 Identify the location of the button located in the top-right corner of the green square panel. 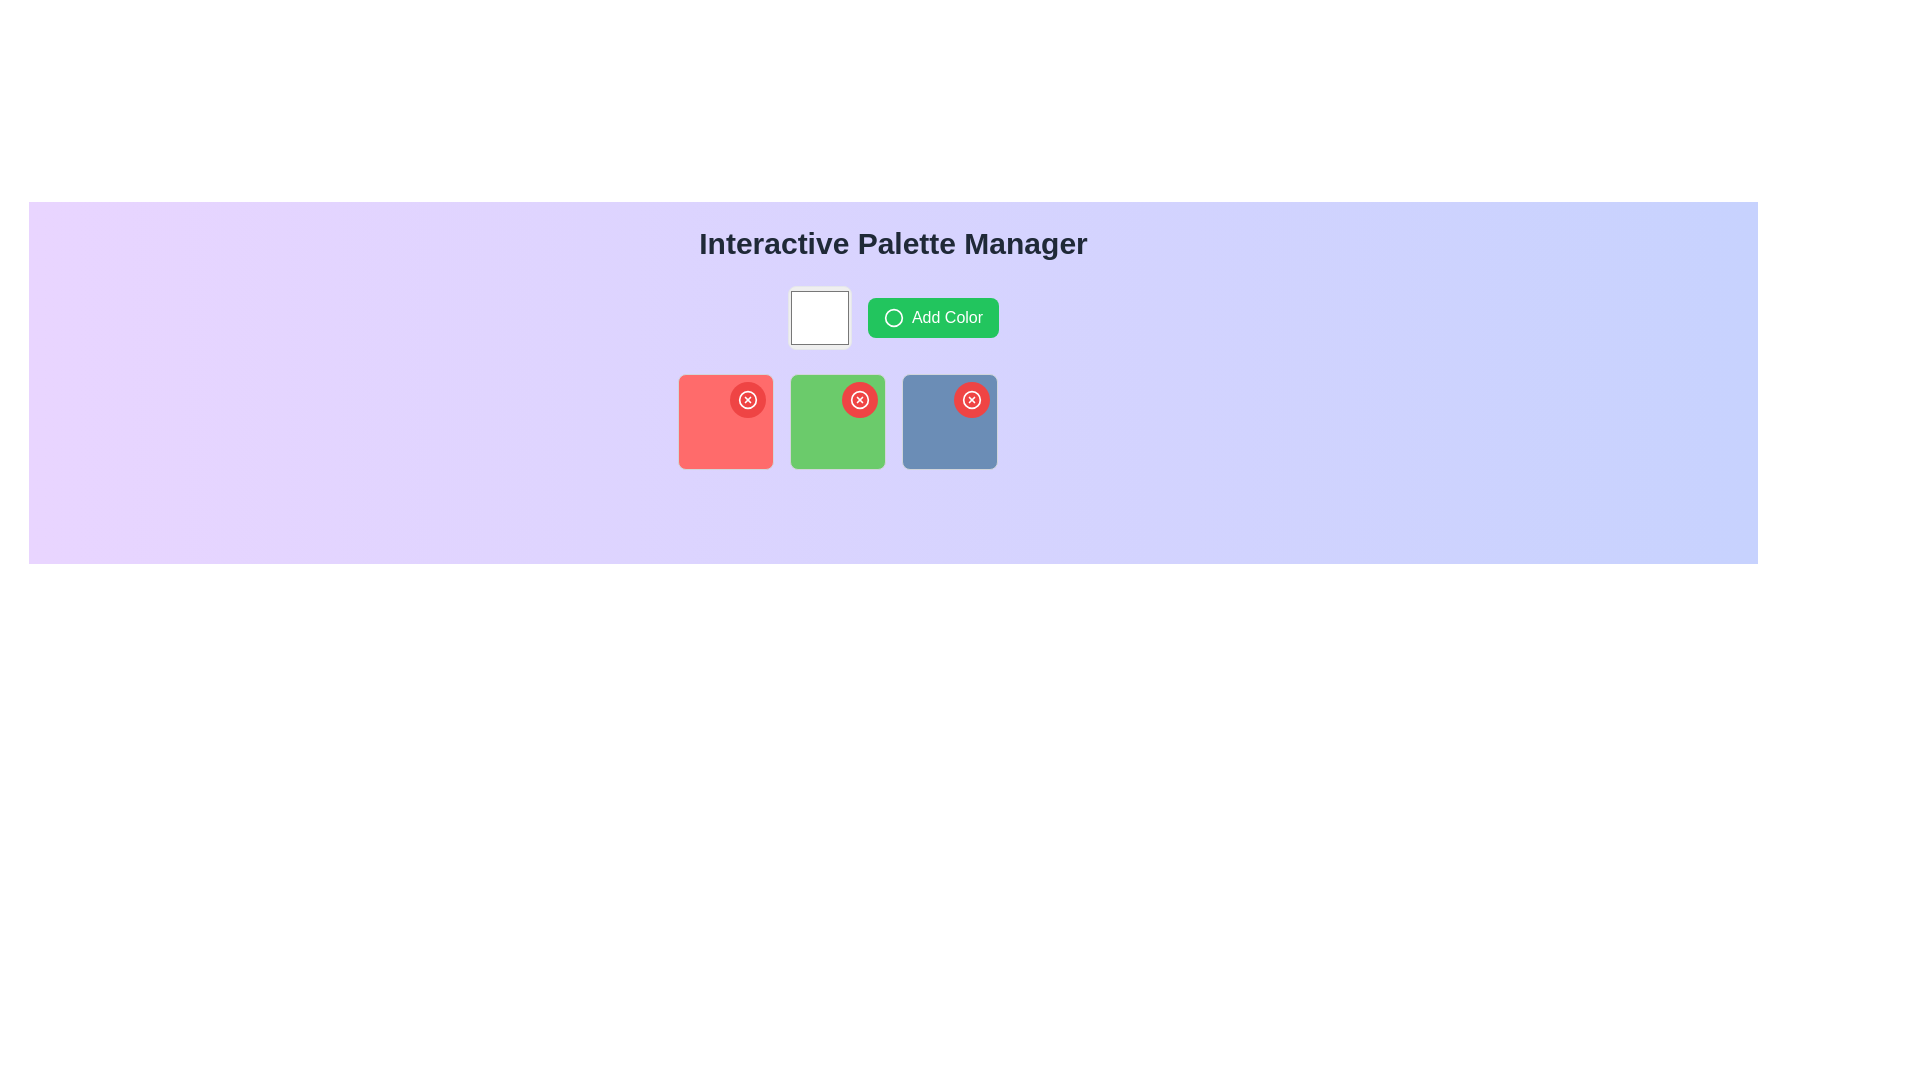
(859, 400).